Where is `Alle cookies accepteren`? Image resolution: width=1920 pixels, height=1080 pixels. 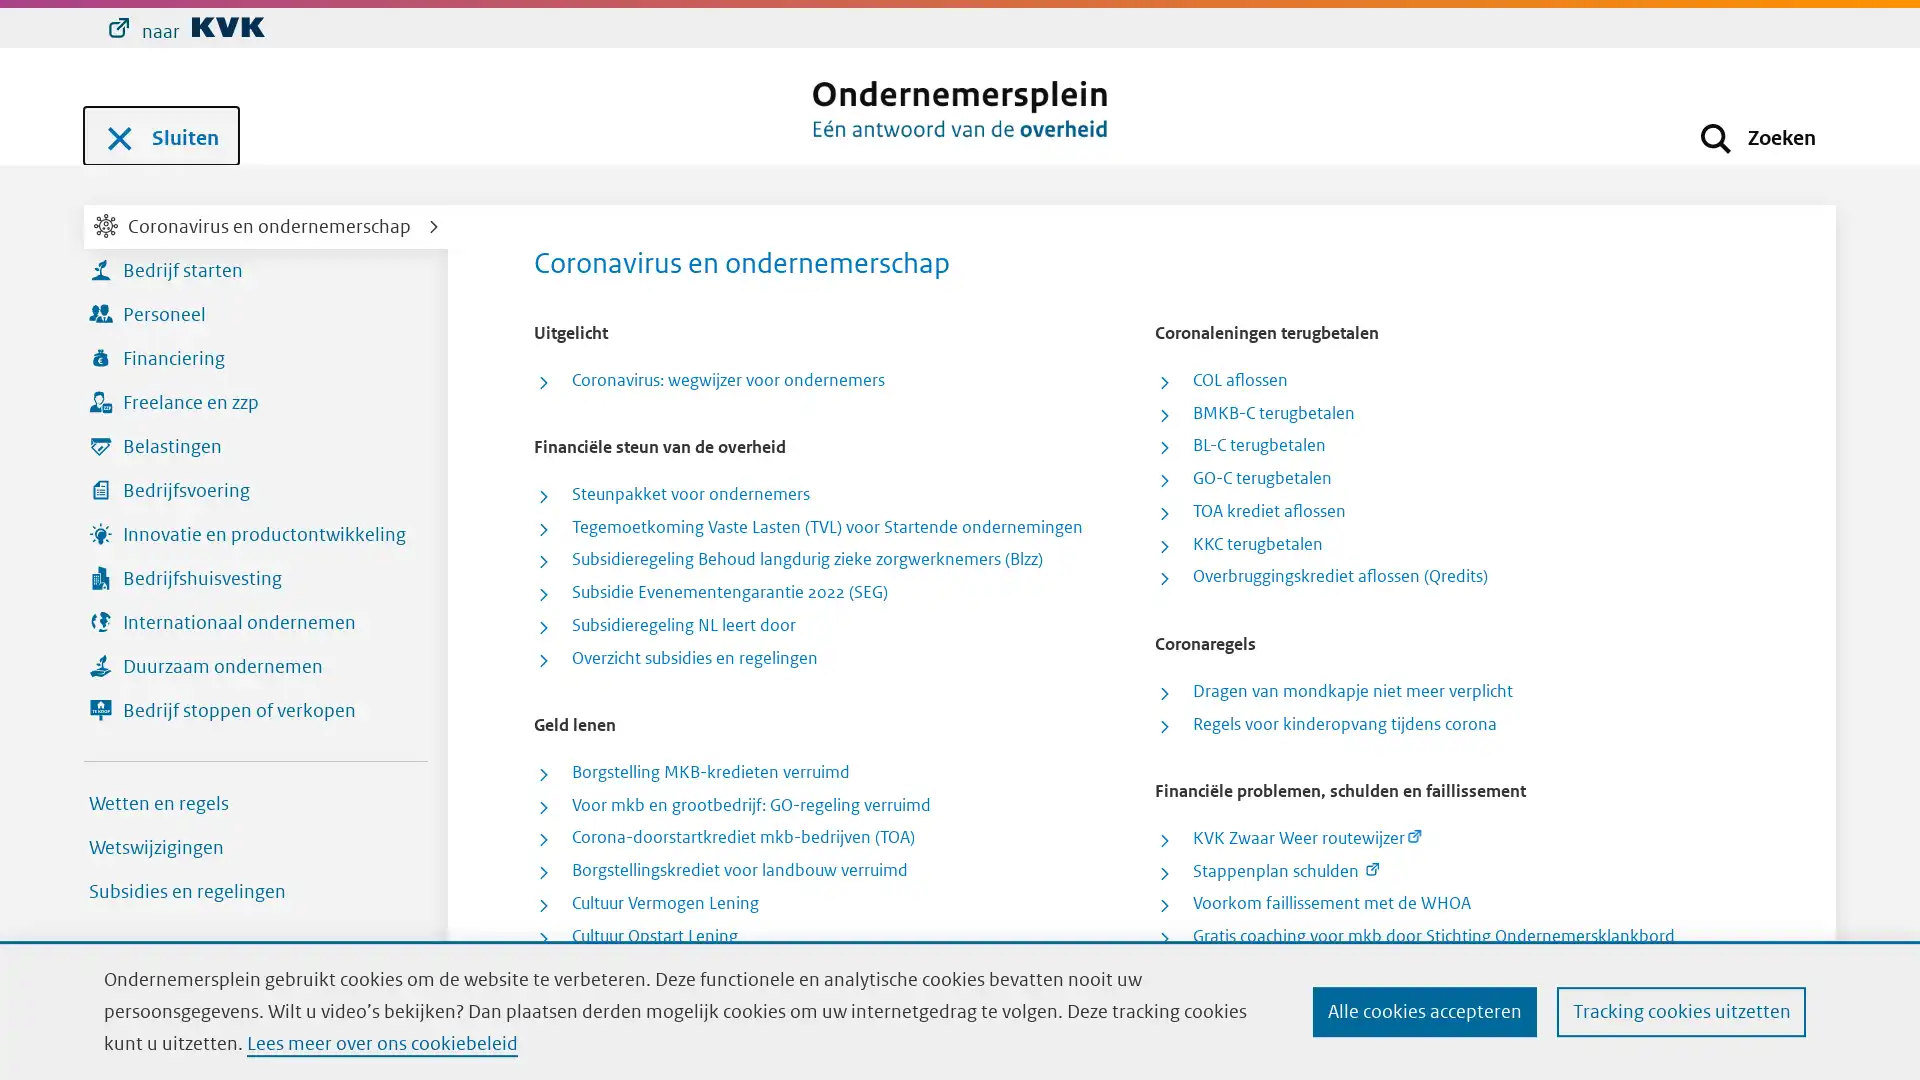 Alle cookies accepteren is located at coordinates (1424, 1011).